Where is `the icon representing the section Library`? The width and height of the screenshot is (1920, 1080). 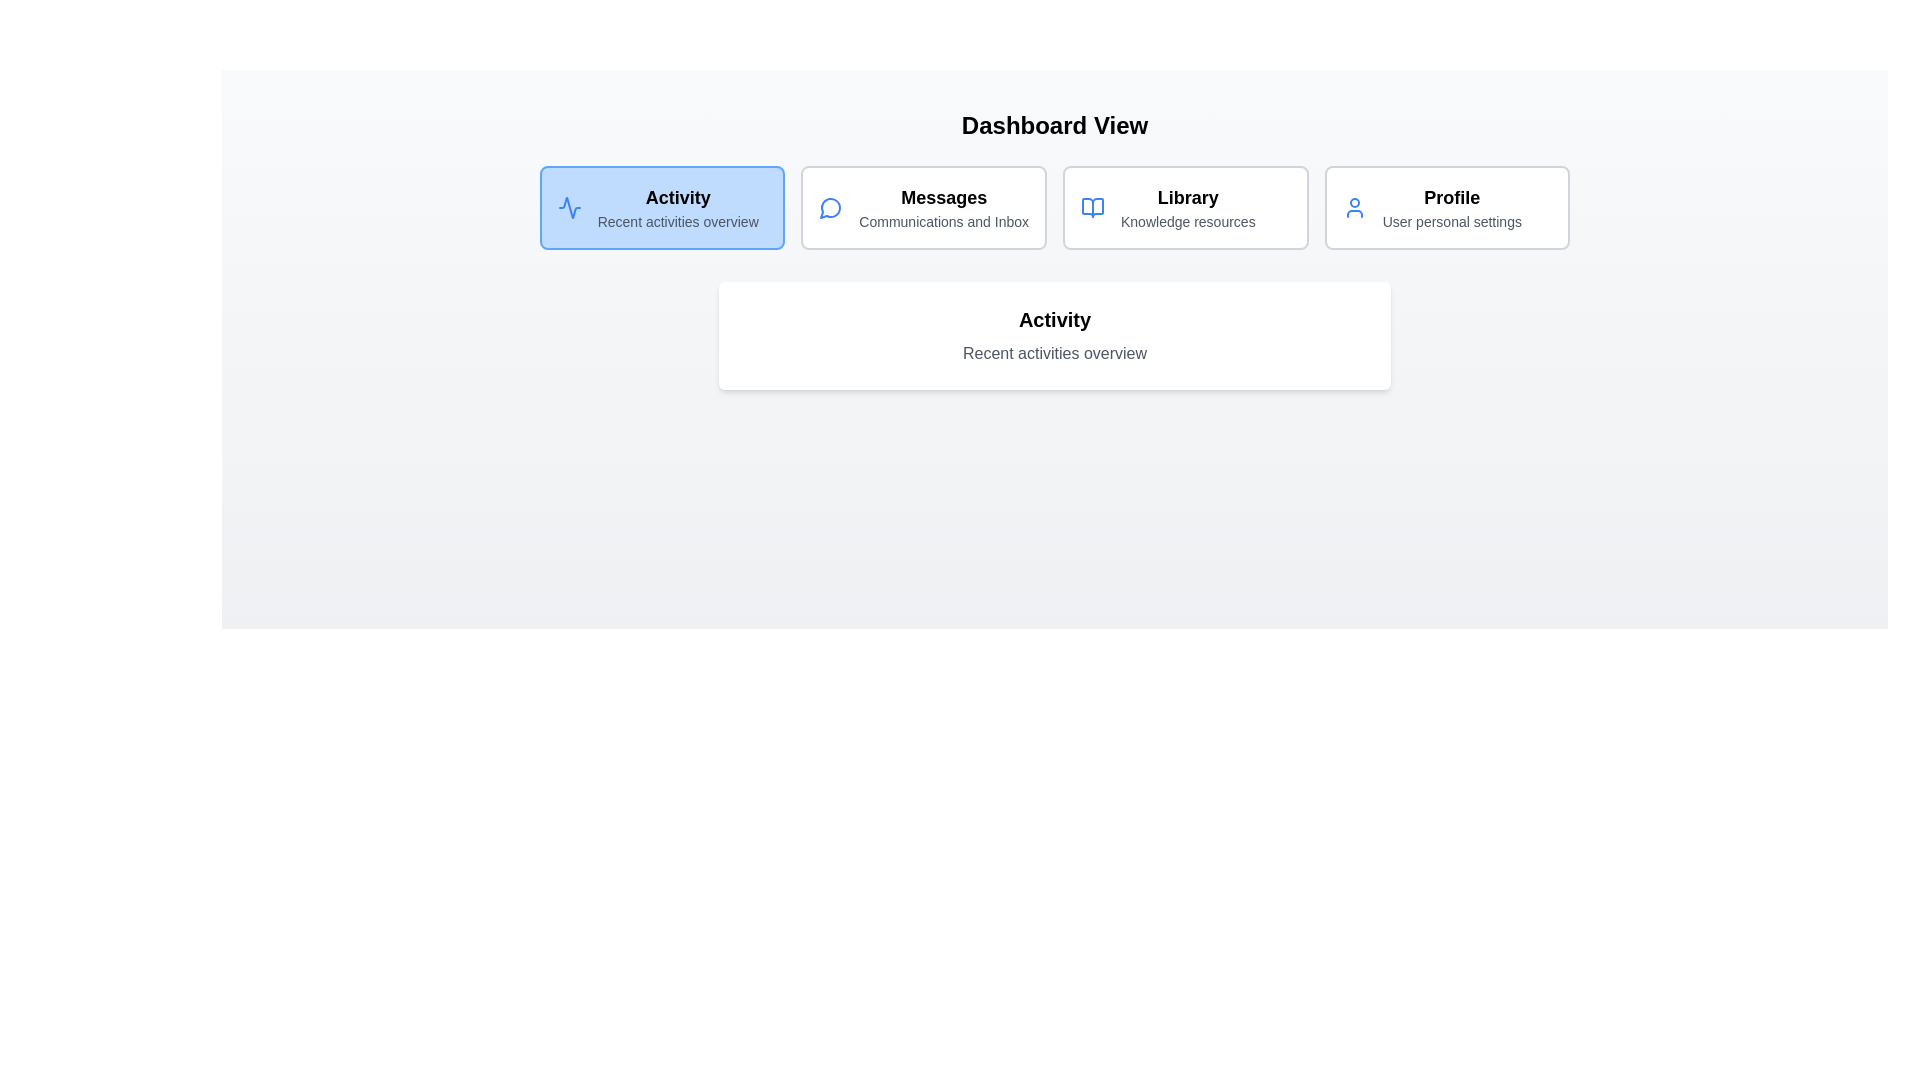
the icon representing the section Library is located at coordinates (1092, 208).